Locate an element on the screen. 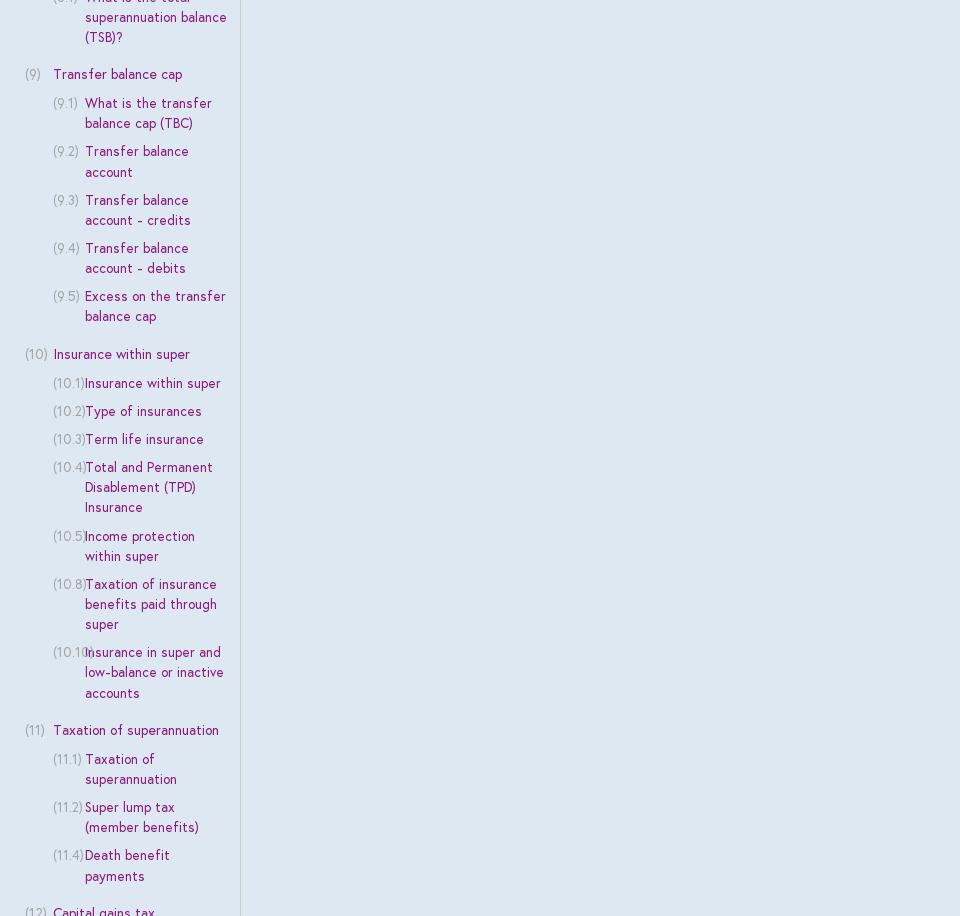 The image size is (960, 916). '(9.2)' is located at coordinates (64, 150).